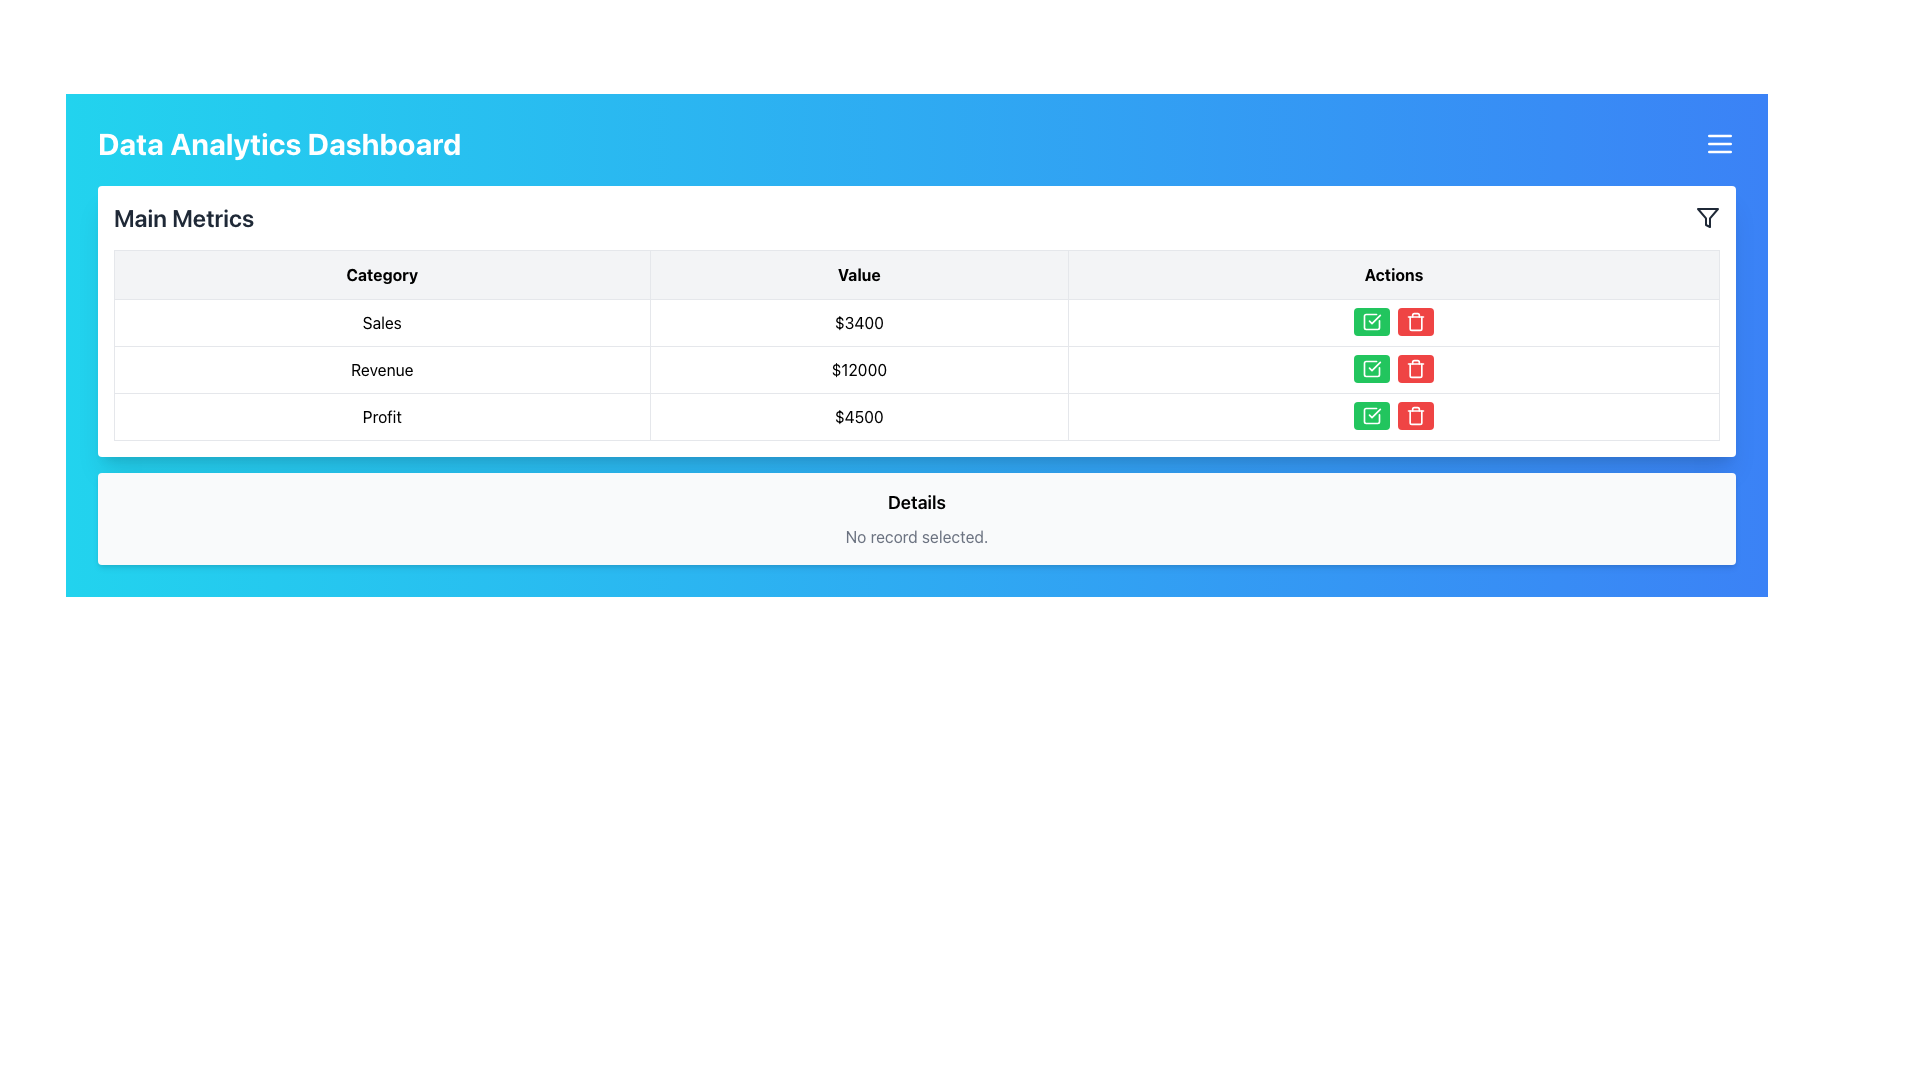 The image size is (1920, 1080). I want to click on the text label reading 'Value' in bold black font, which is centrally positioned in the header row of a structured table layout, so click(859, 274).